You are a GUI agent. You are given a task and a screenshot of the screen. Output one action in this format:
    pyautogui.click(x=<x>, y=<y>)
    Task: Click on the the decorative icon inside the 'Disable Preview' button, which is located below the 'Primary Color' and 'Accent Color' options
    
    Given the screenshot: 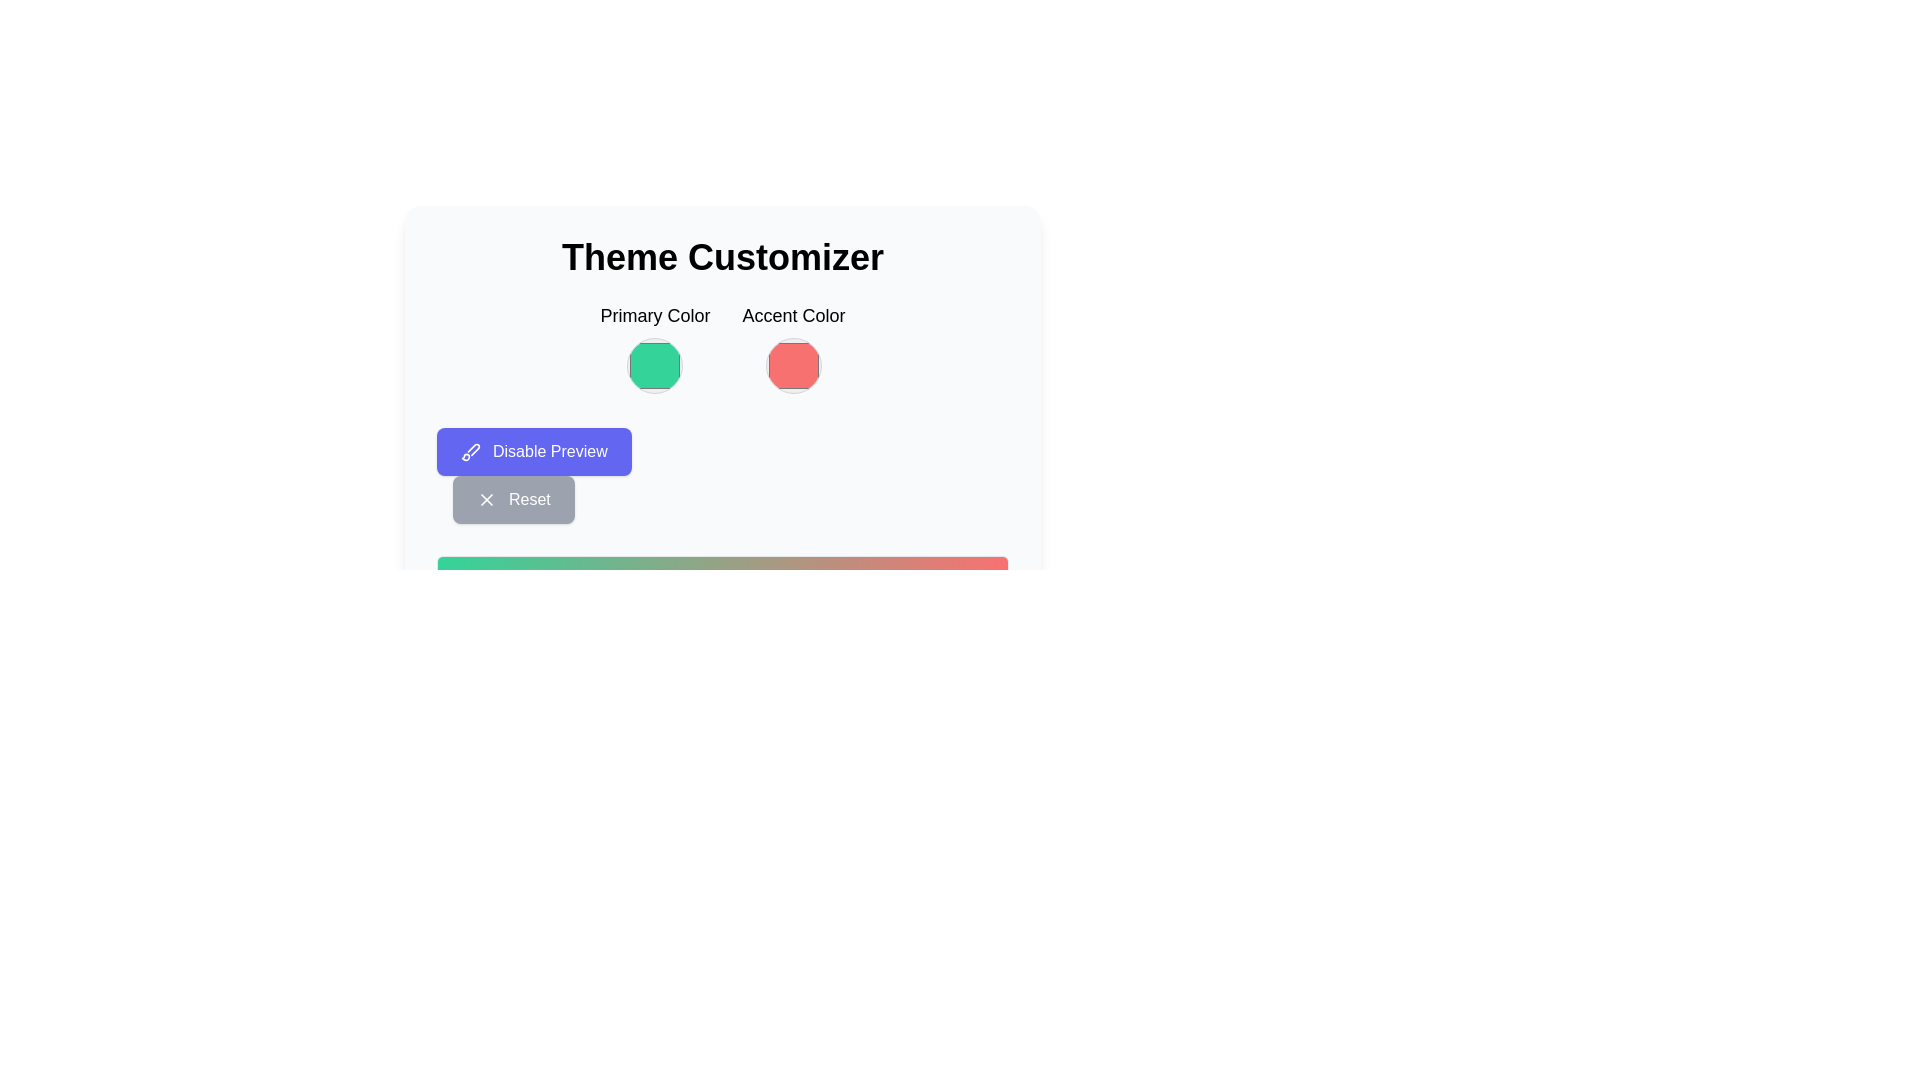 What is the action you would take?
    pyautogui.click(x=469, y=451)
    